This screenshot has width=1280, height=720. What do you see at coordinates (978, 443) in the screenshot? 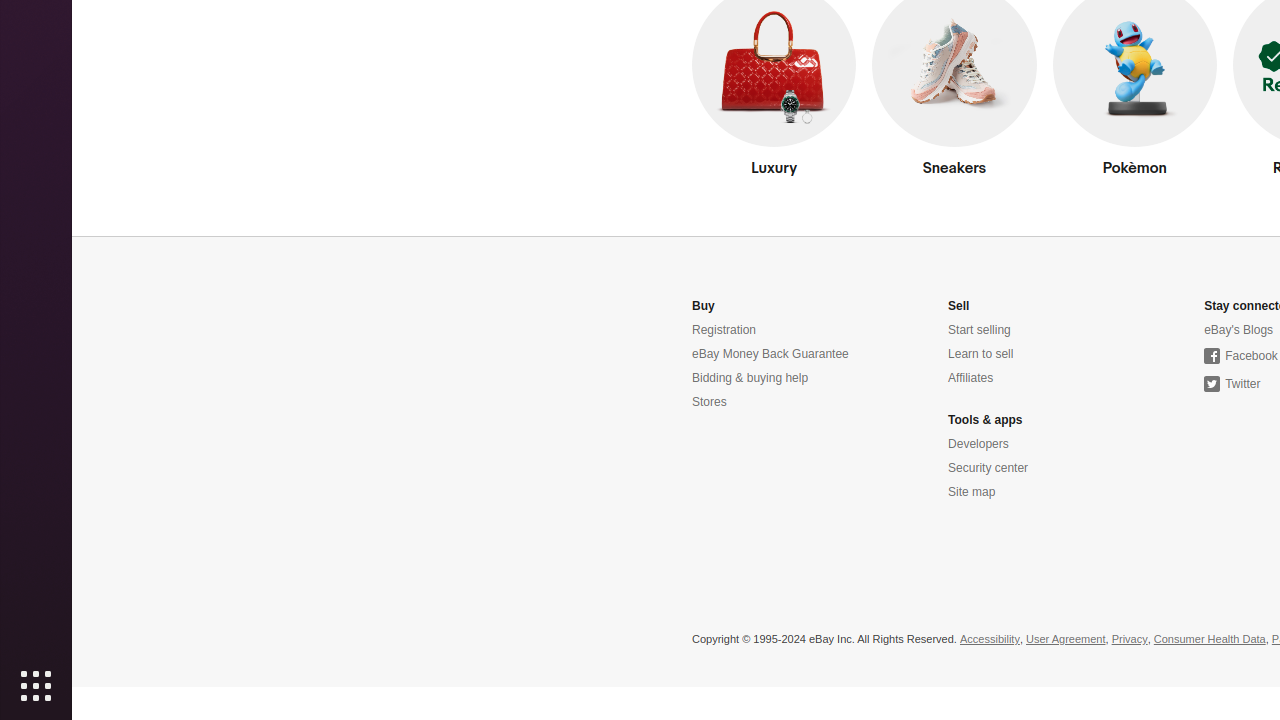
I see `'Developers'` at bounding box center [978, 443].